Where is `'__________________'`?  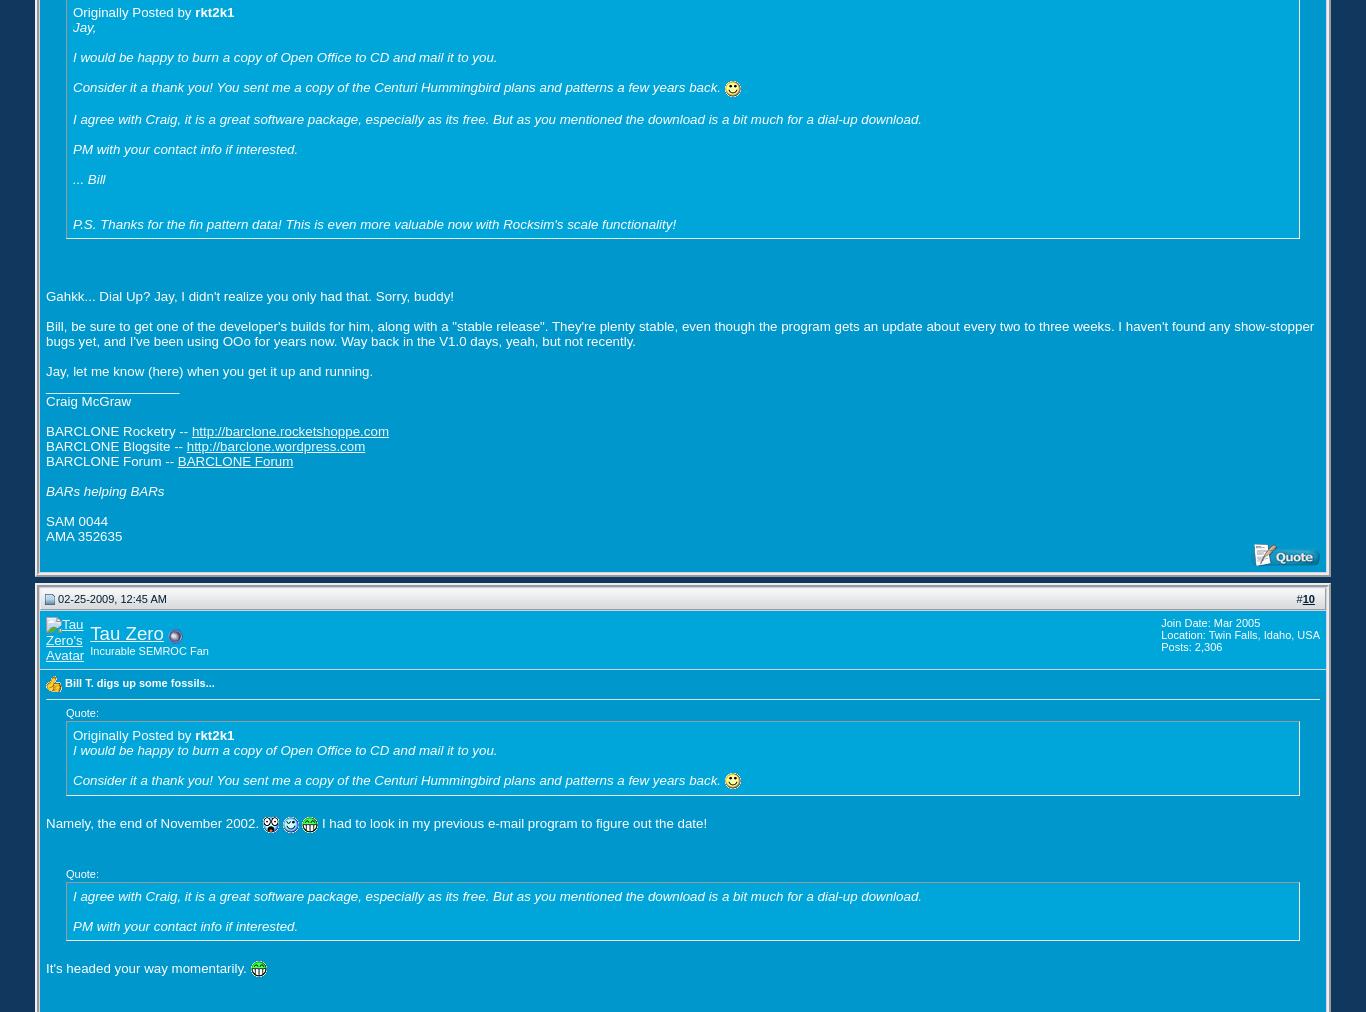 '__________________' is located at coordinates (112, 385).